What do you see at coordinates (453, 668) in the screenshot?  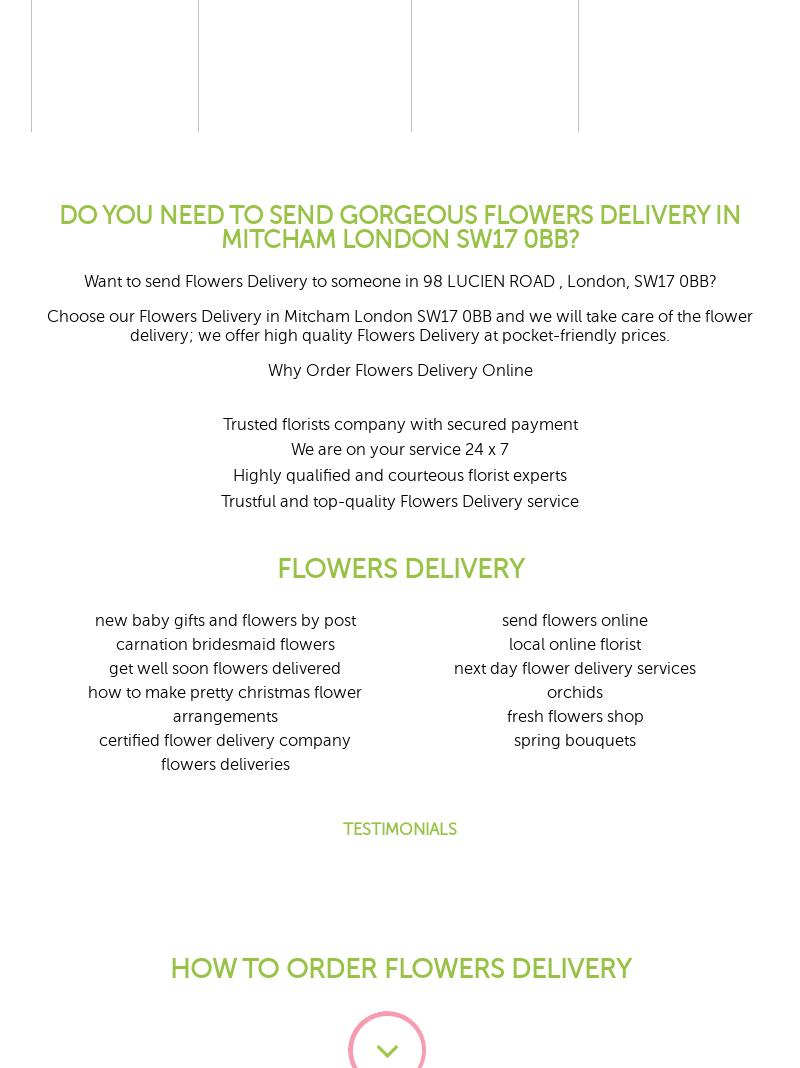 I see `'next day flower delivery services'` at bounding box center [453, 668].